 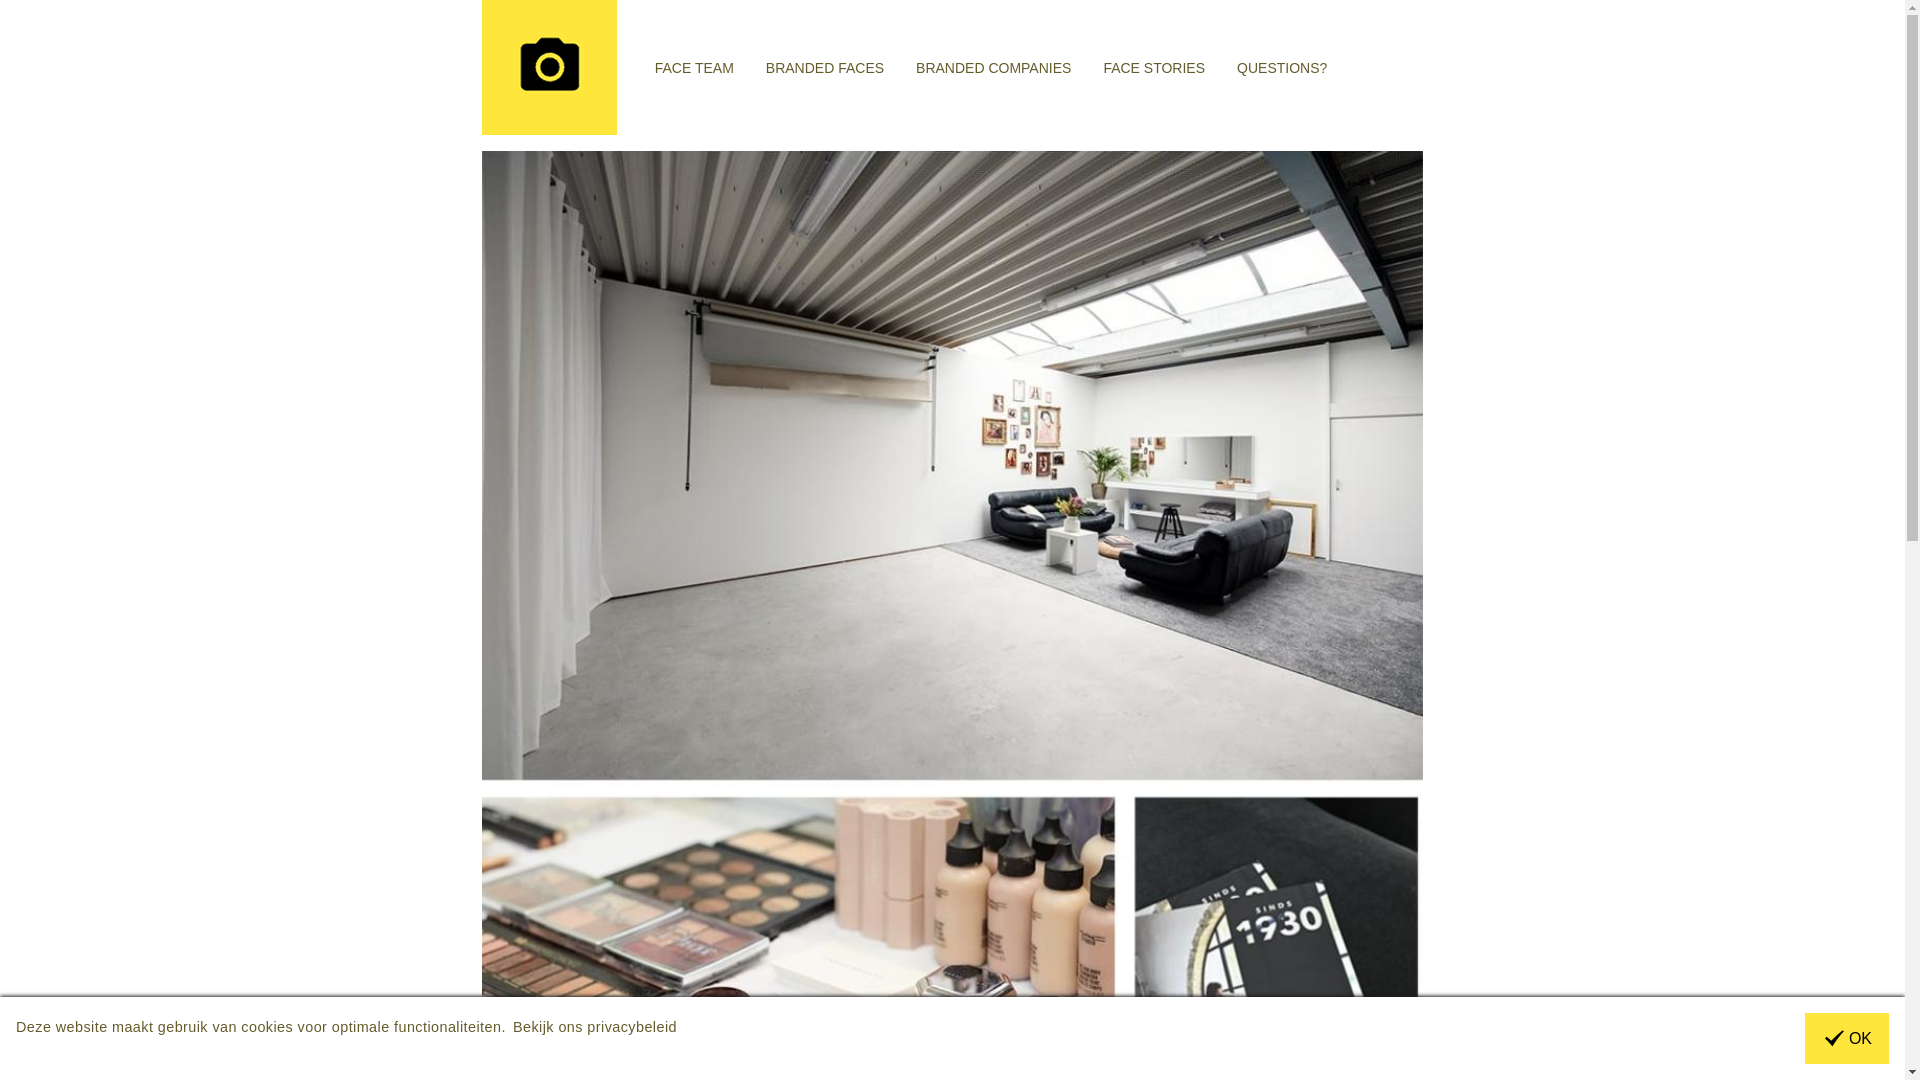 I want to click on 'BRANDED COMPANIES', so click(x=993, y=65).